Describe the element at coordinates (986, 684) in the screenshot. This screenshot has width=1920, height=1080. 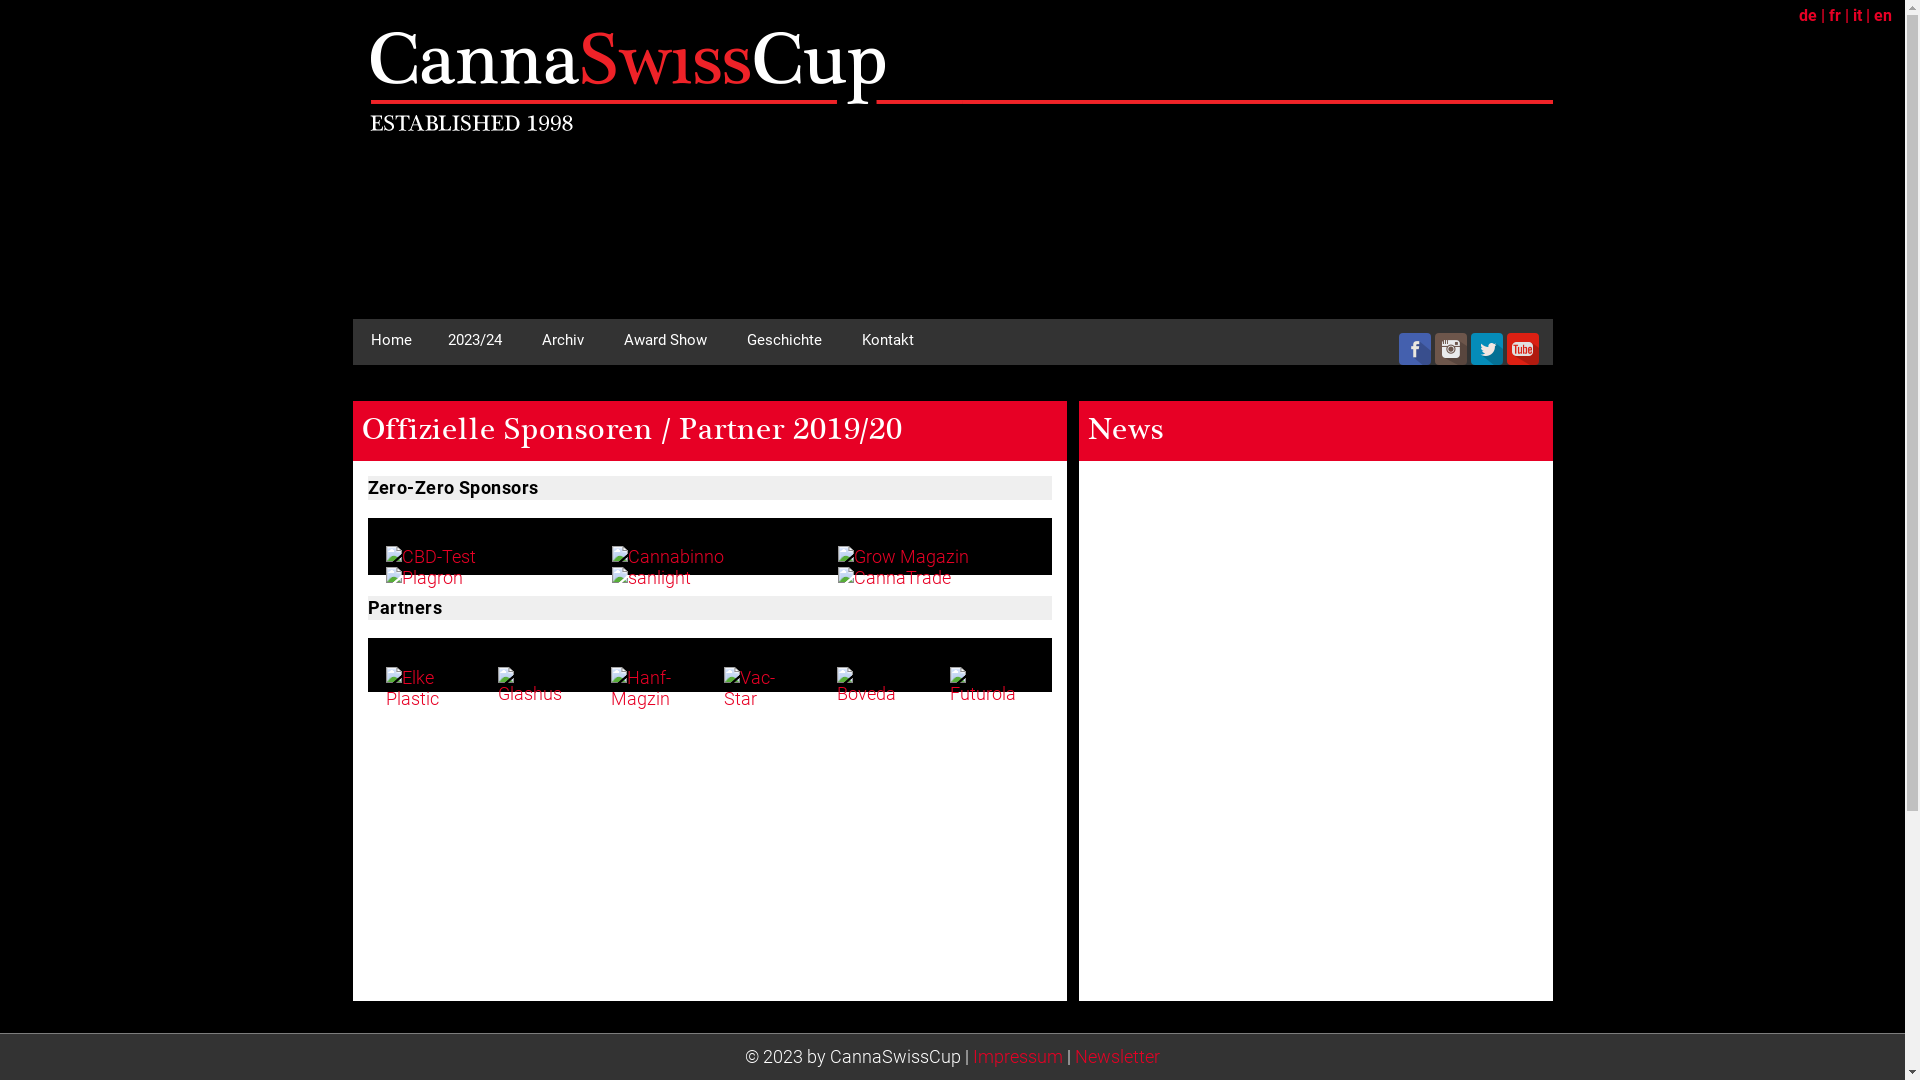
I see `'Futurola'` at that location.